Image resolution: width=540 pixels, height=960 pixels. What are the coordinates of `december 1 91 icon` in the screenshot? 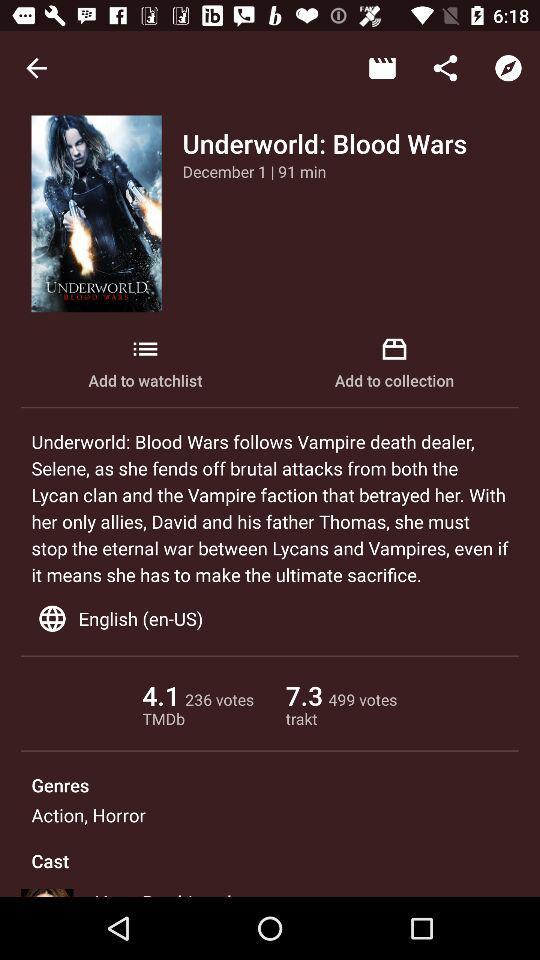 It's located at (254, 170).